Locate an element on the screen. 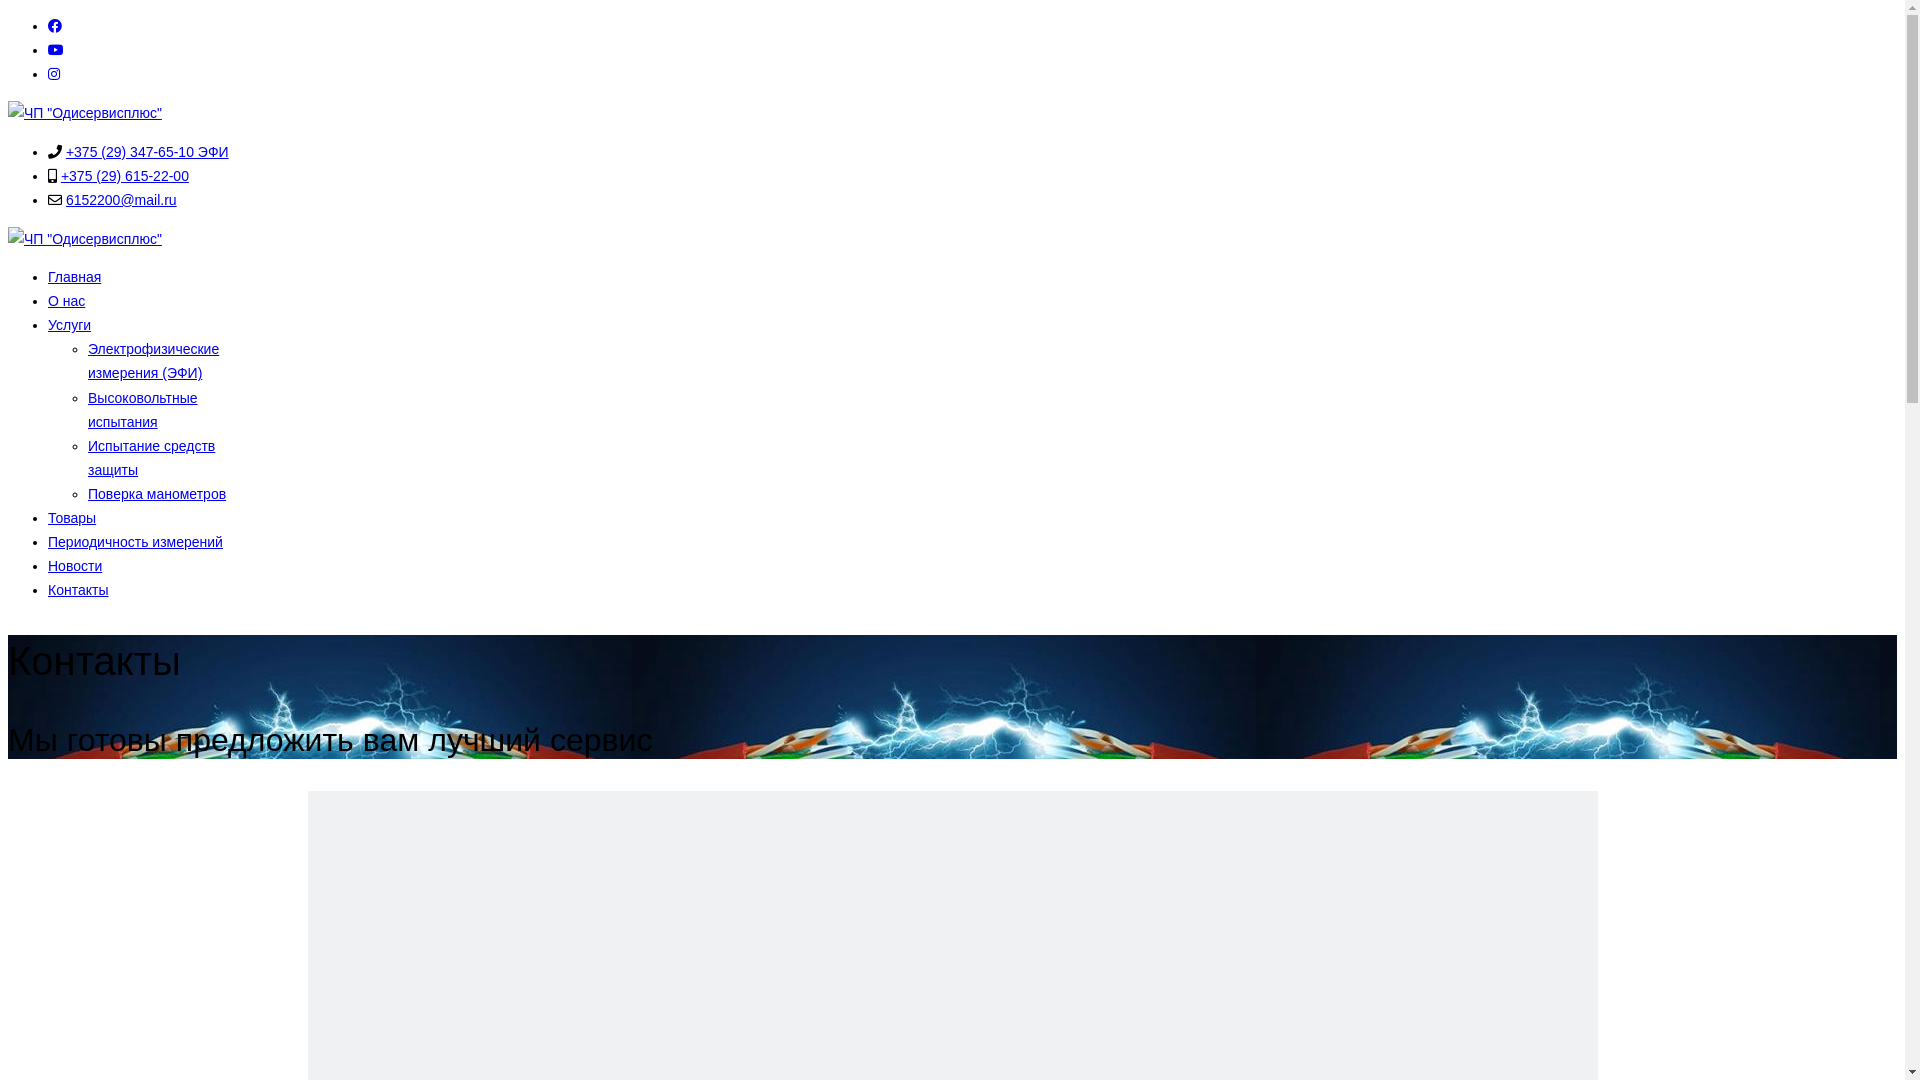  '6152200@mail.ru' is located at coordinates (120, 200).